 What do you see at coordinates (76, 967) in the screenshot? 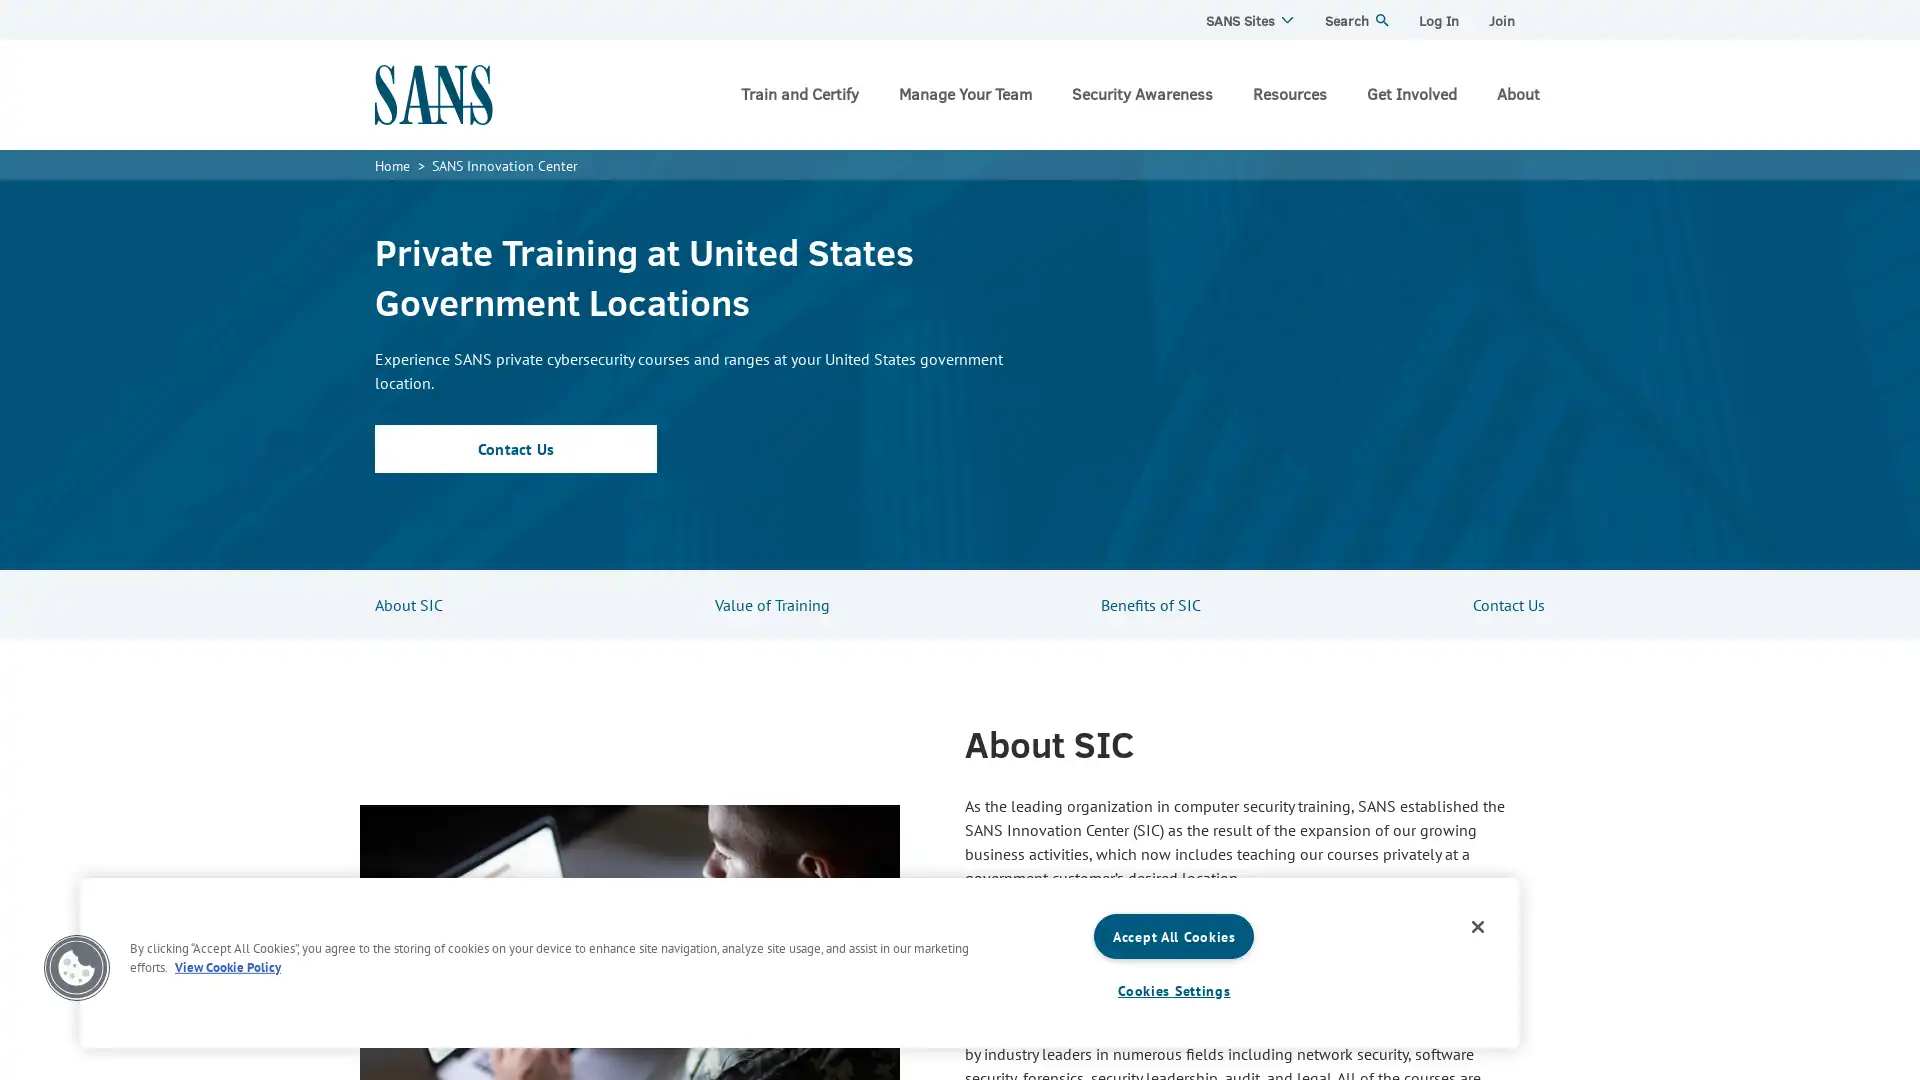
I see `Cookies` at bounding box center [76, 967].